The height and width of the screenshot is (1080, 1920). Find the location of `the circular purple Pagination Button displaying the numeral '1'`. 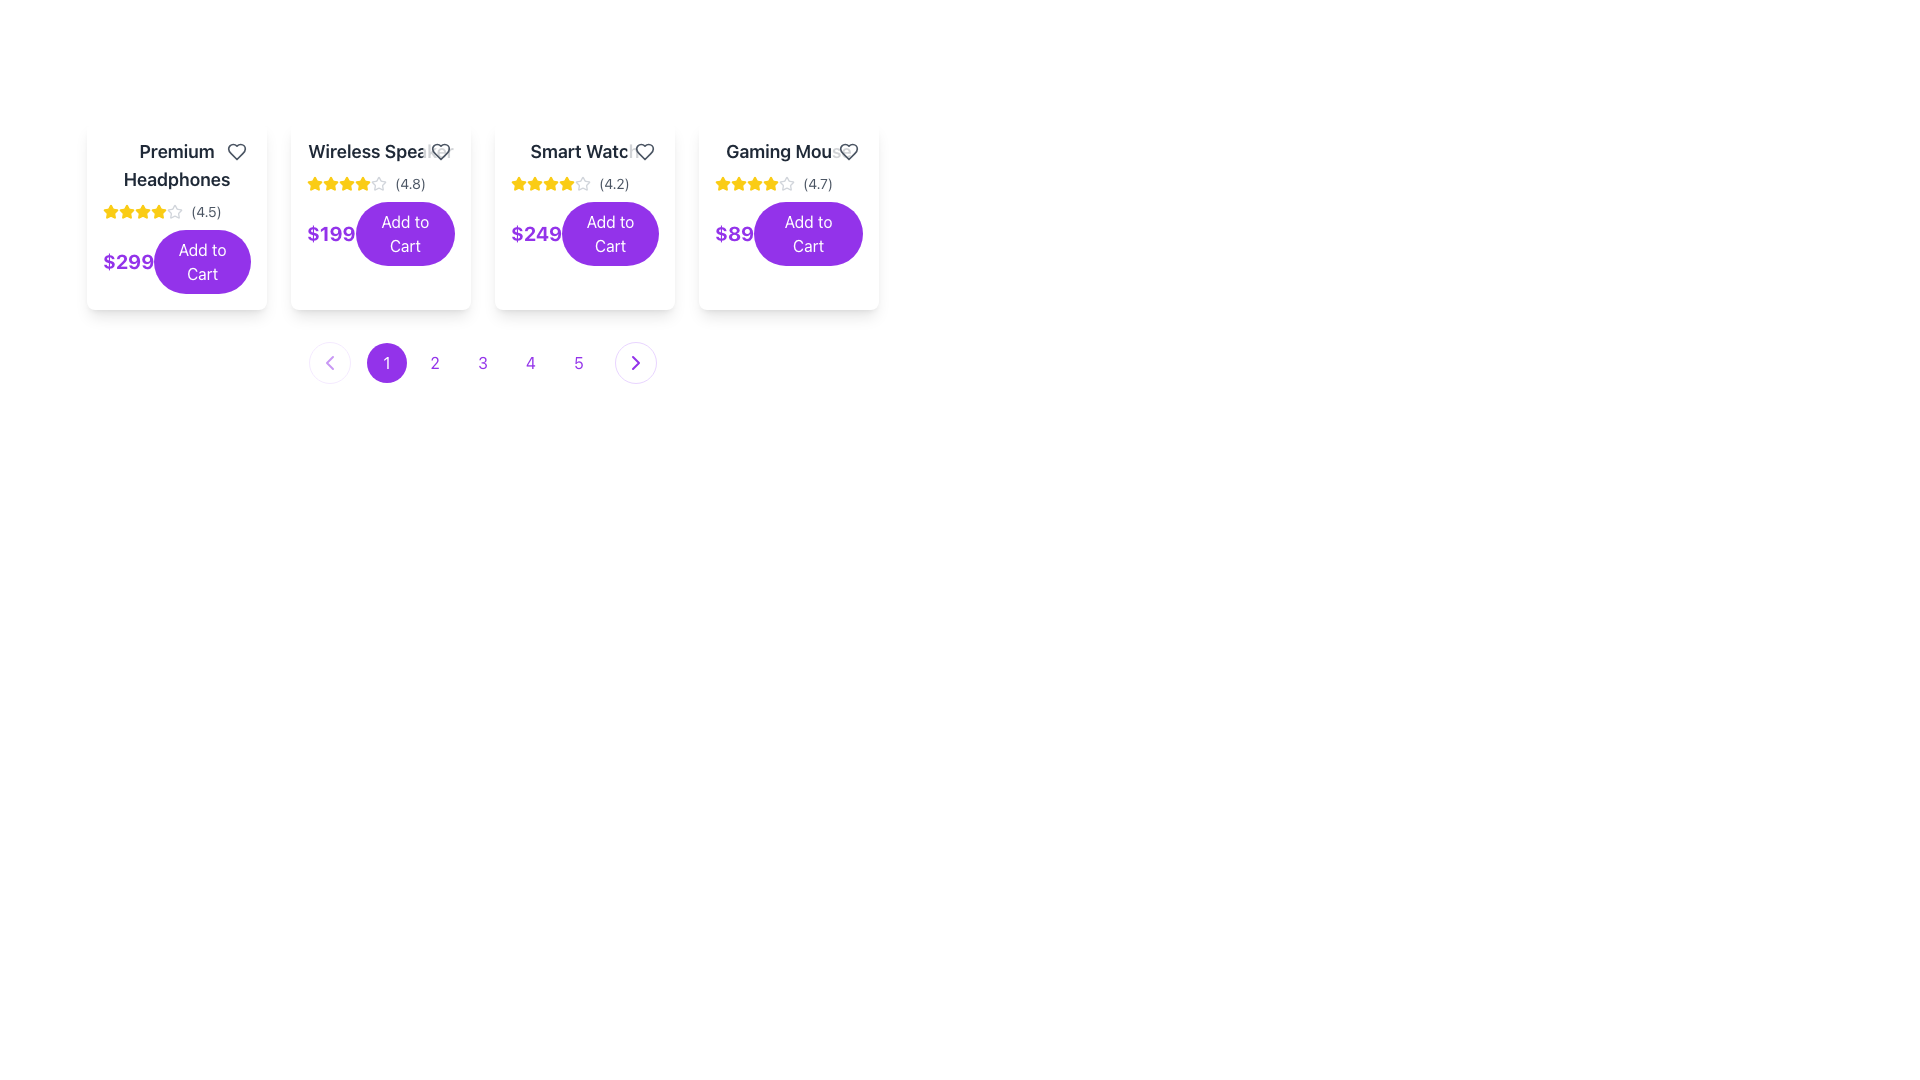

the circular purple Pagination Button displaying the numeral '1' is located at coordinates (387, 362).